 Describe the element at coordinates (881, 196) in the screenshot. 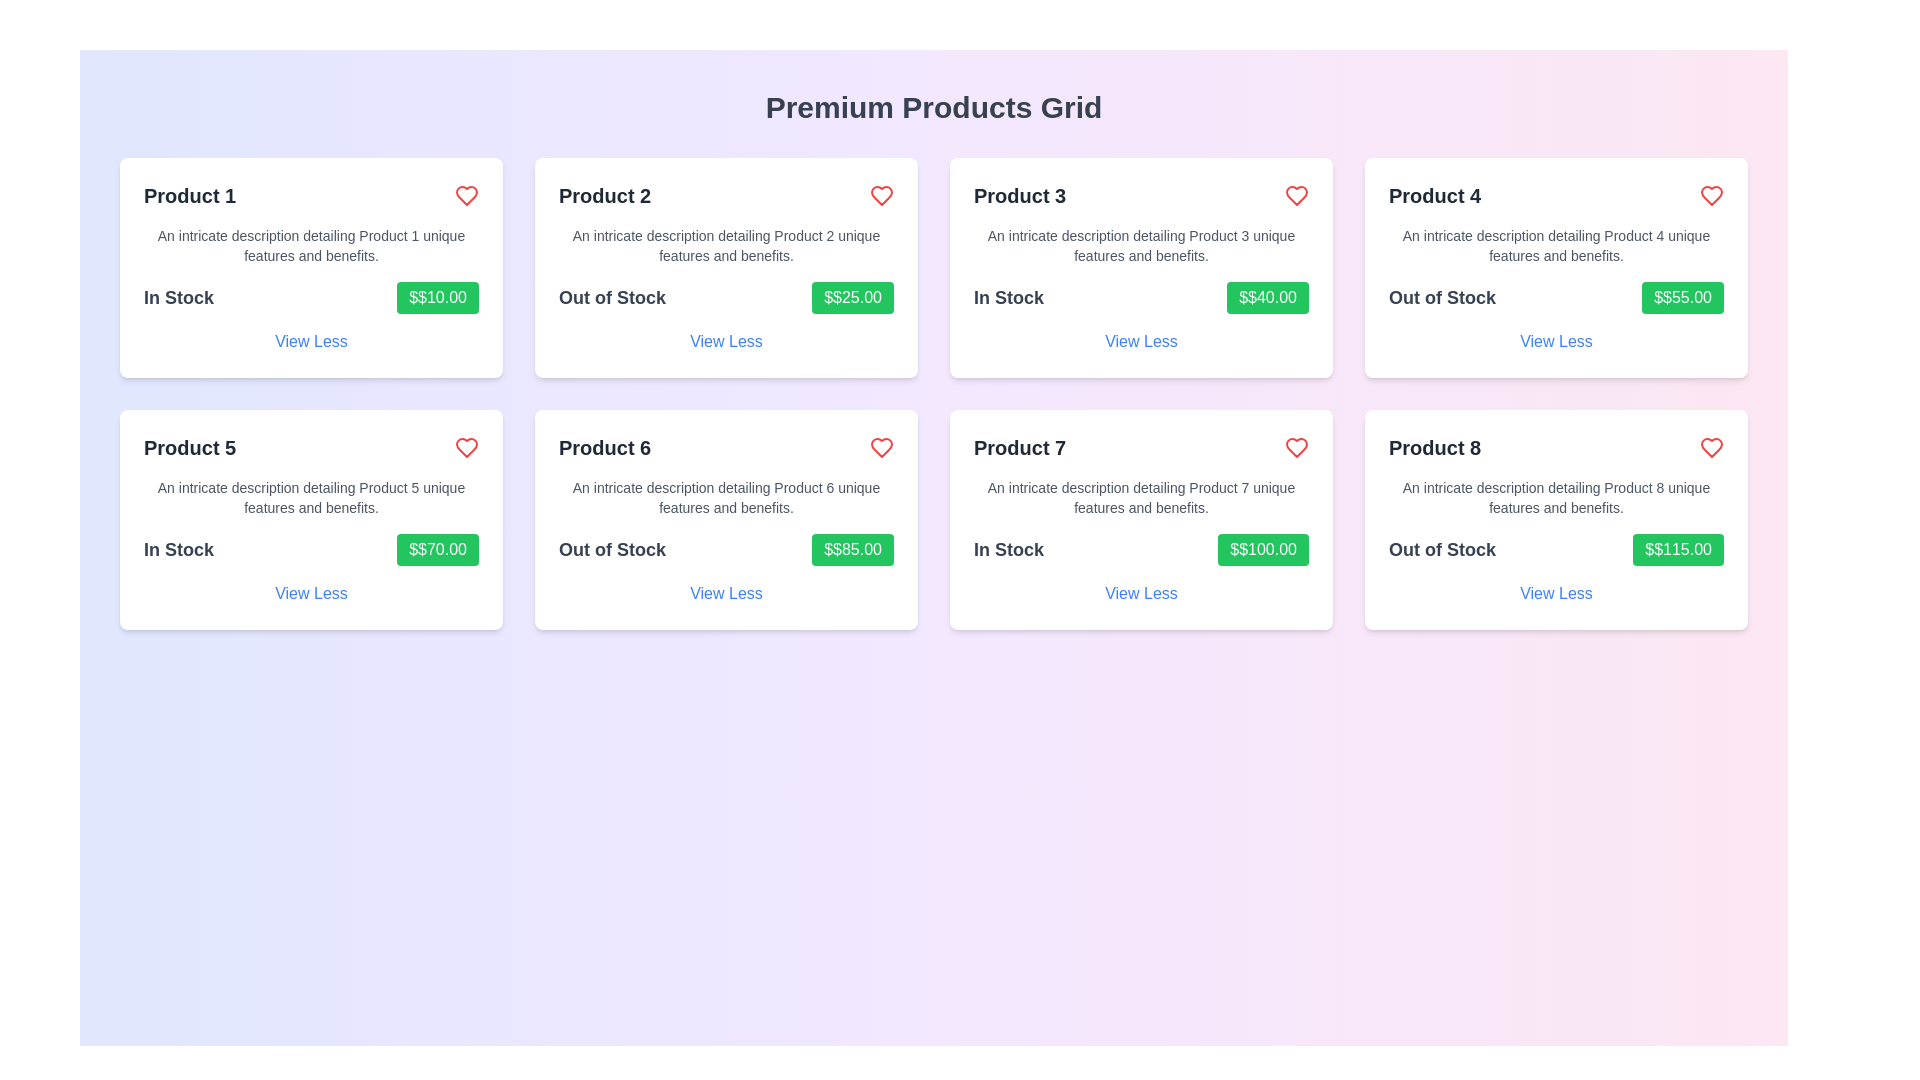

I see `the clickable icon button located in the top-right corner of the 'Product 2' card` at that location.